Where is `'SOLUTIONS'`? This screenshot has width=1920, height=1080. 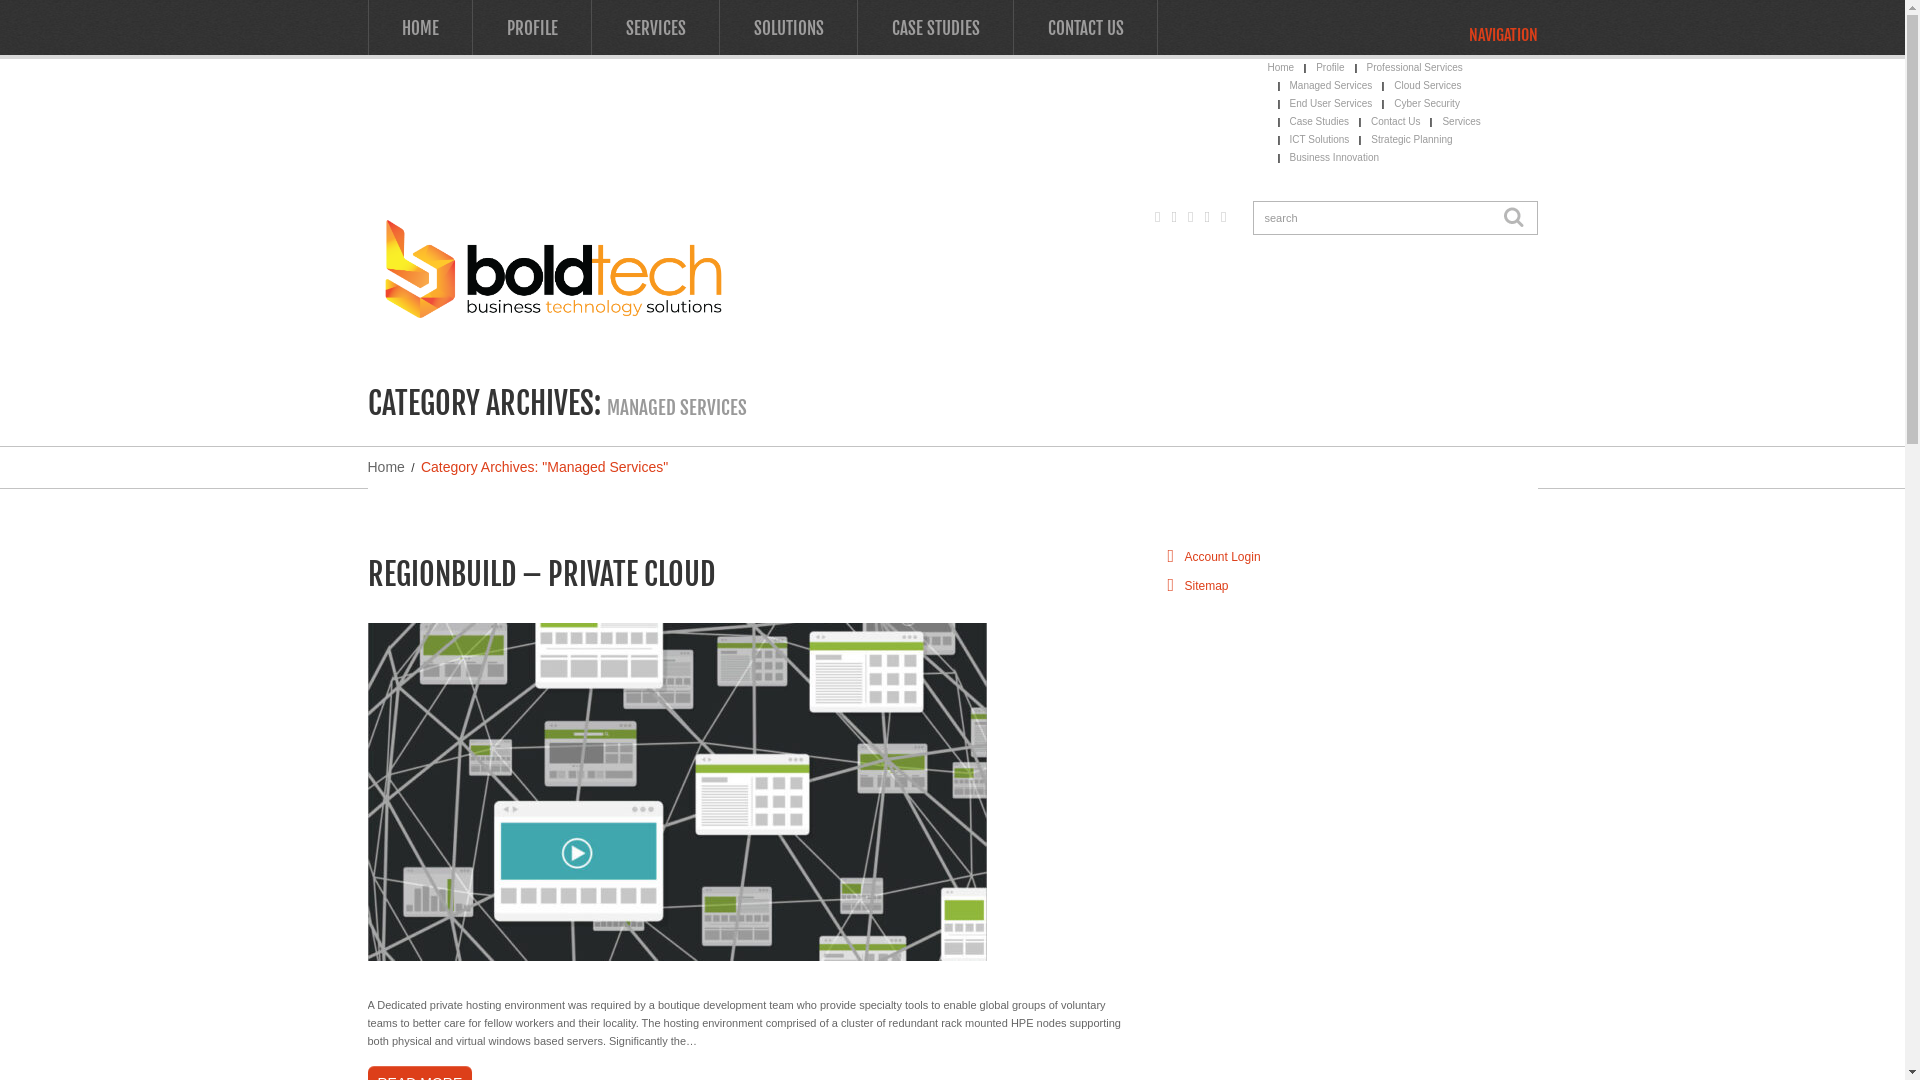
'SOLUTIONS' is located at coordinates (787, 27).